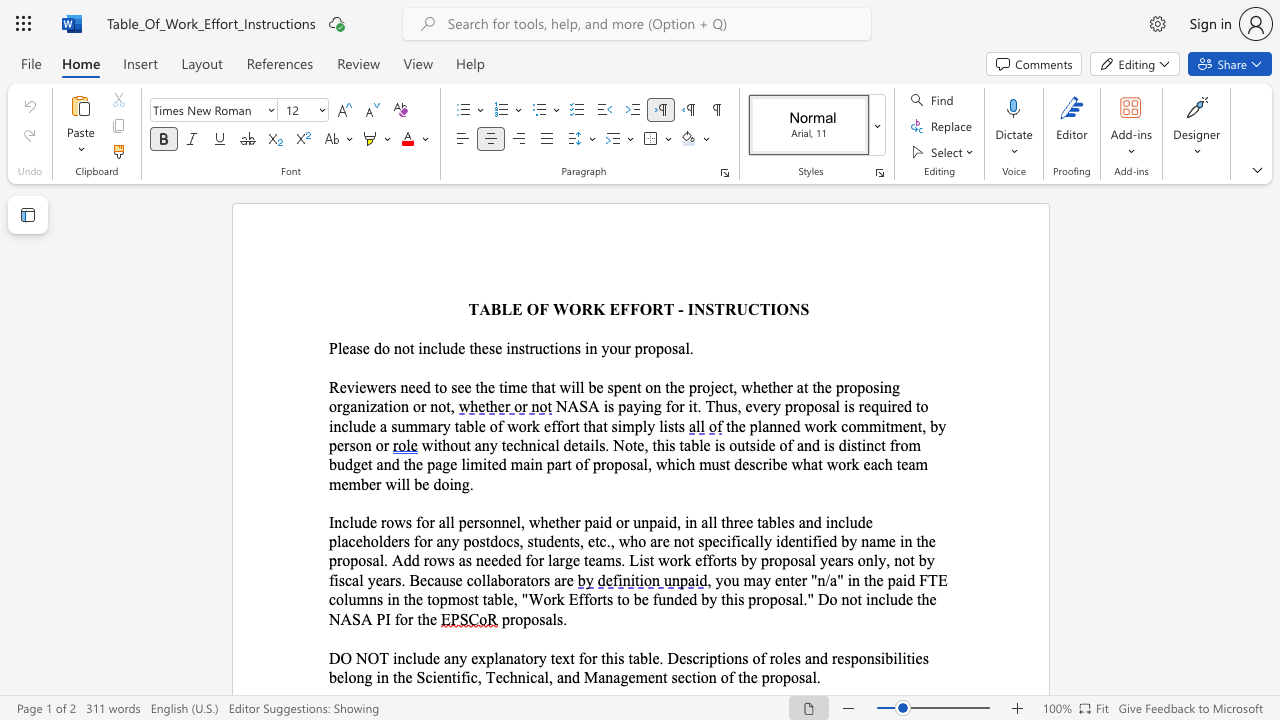 The image size is (1280, 720). What do you see at coordinates (758, 309) in the screenshot?
I see `the space between the continuous character "C" and "T" in the text` at bounding box center [758, 309].